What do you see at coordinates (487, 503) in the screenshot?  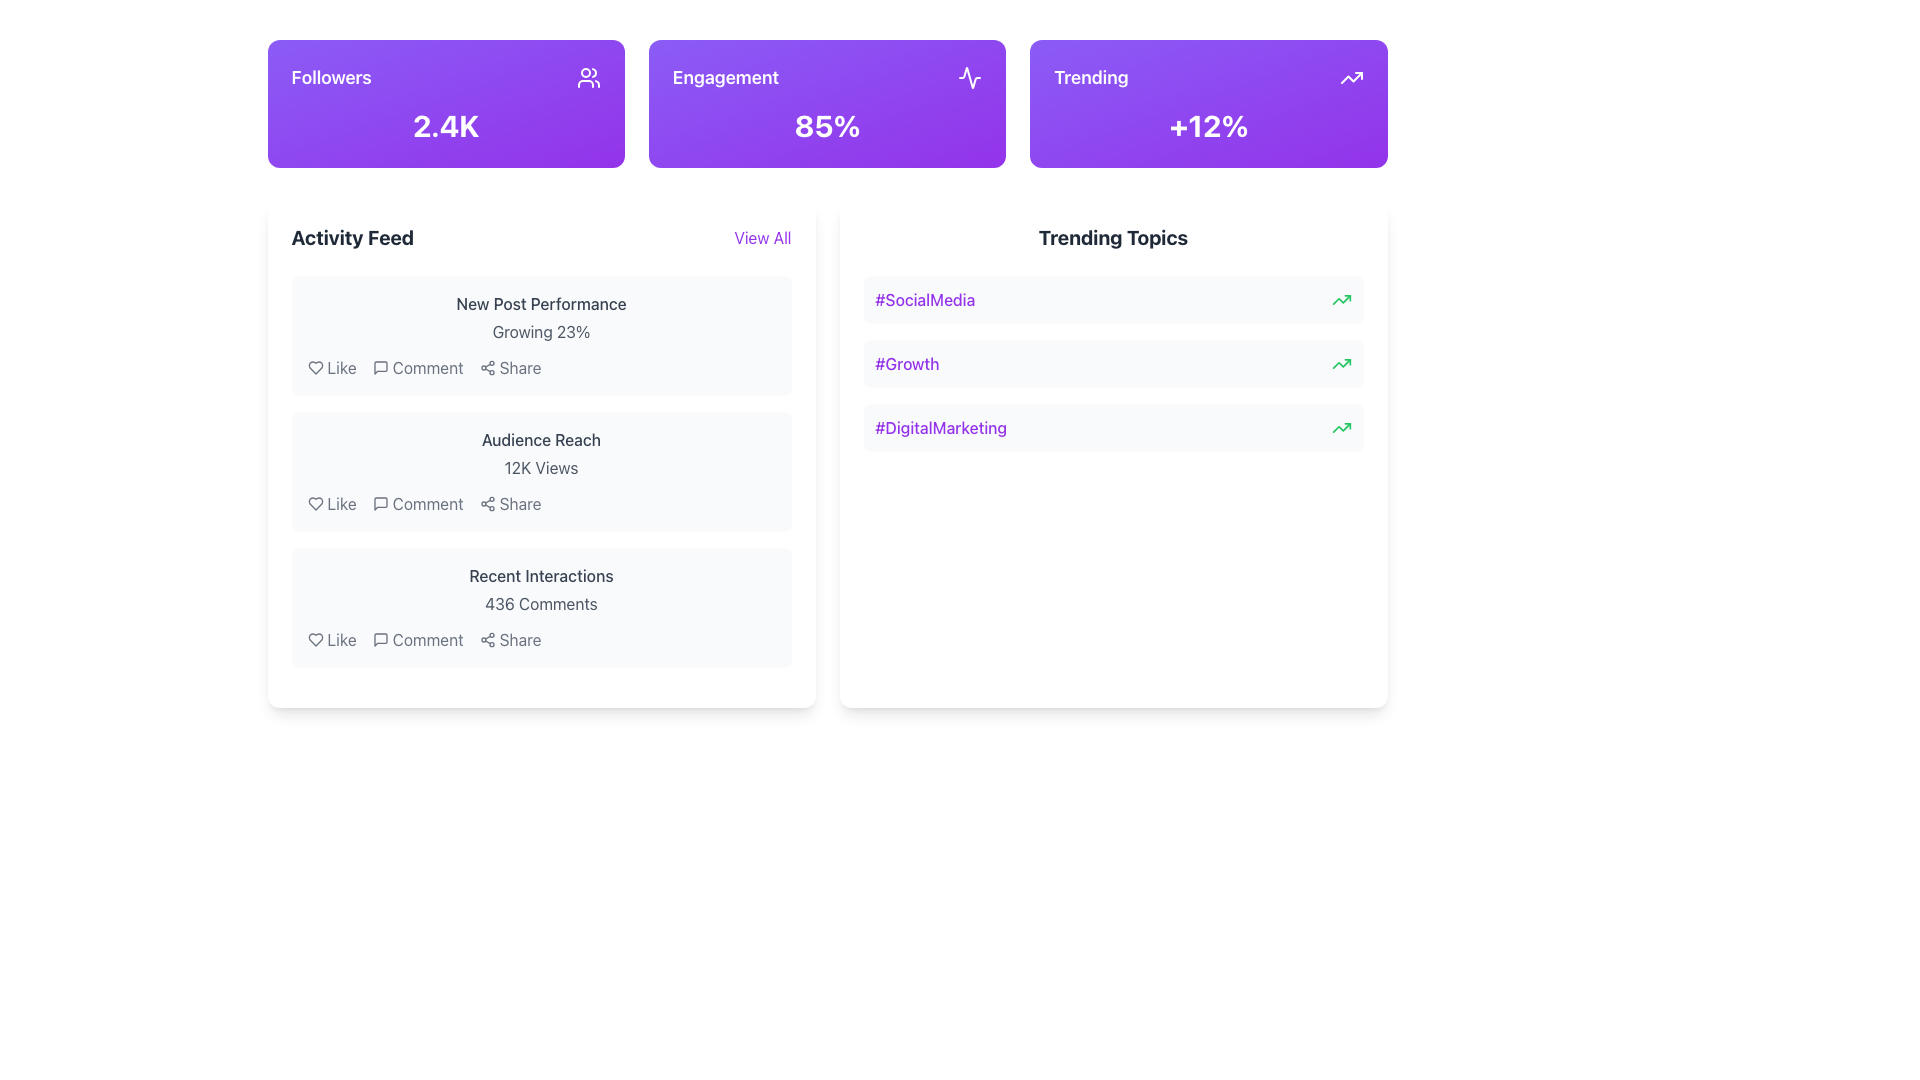 I see `the share icon button, which is a small circular icon with three connected circles, located next to the text 'Share' in the 'Activity Feed' section under 'Audience Reach'` at bounding box center [487, 503].